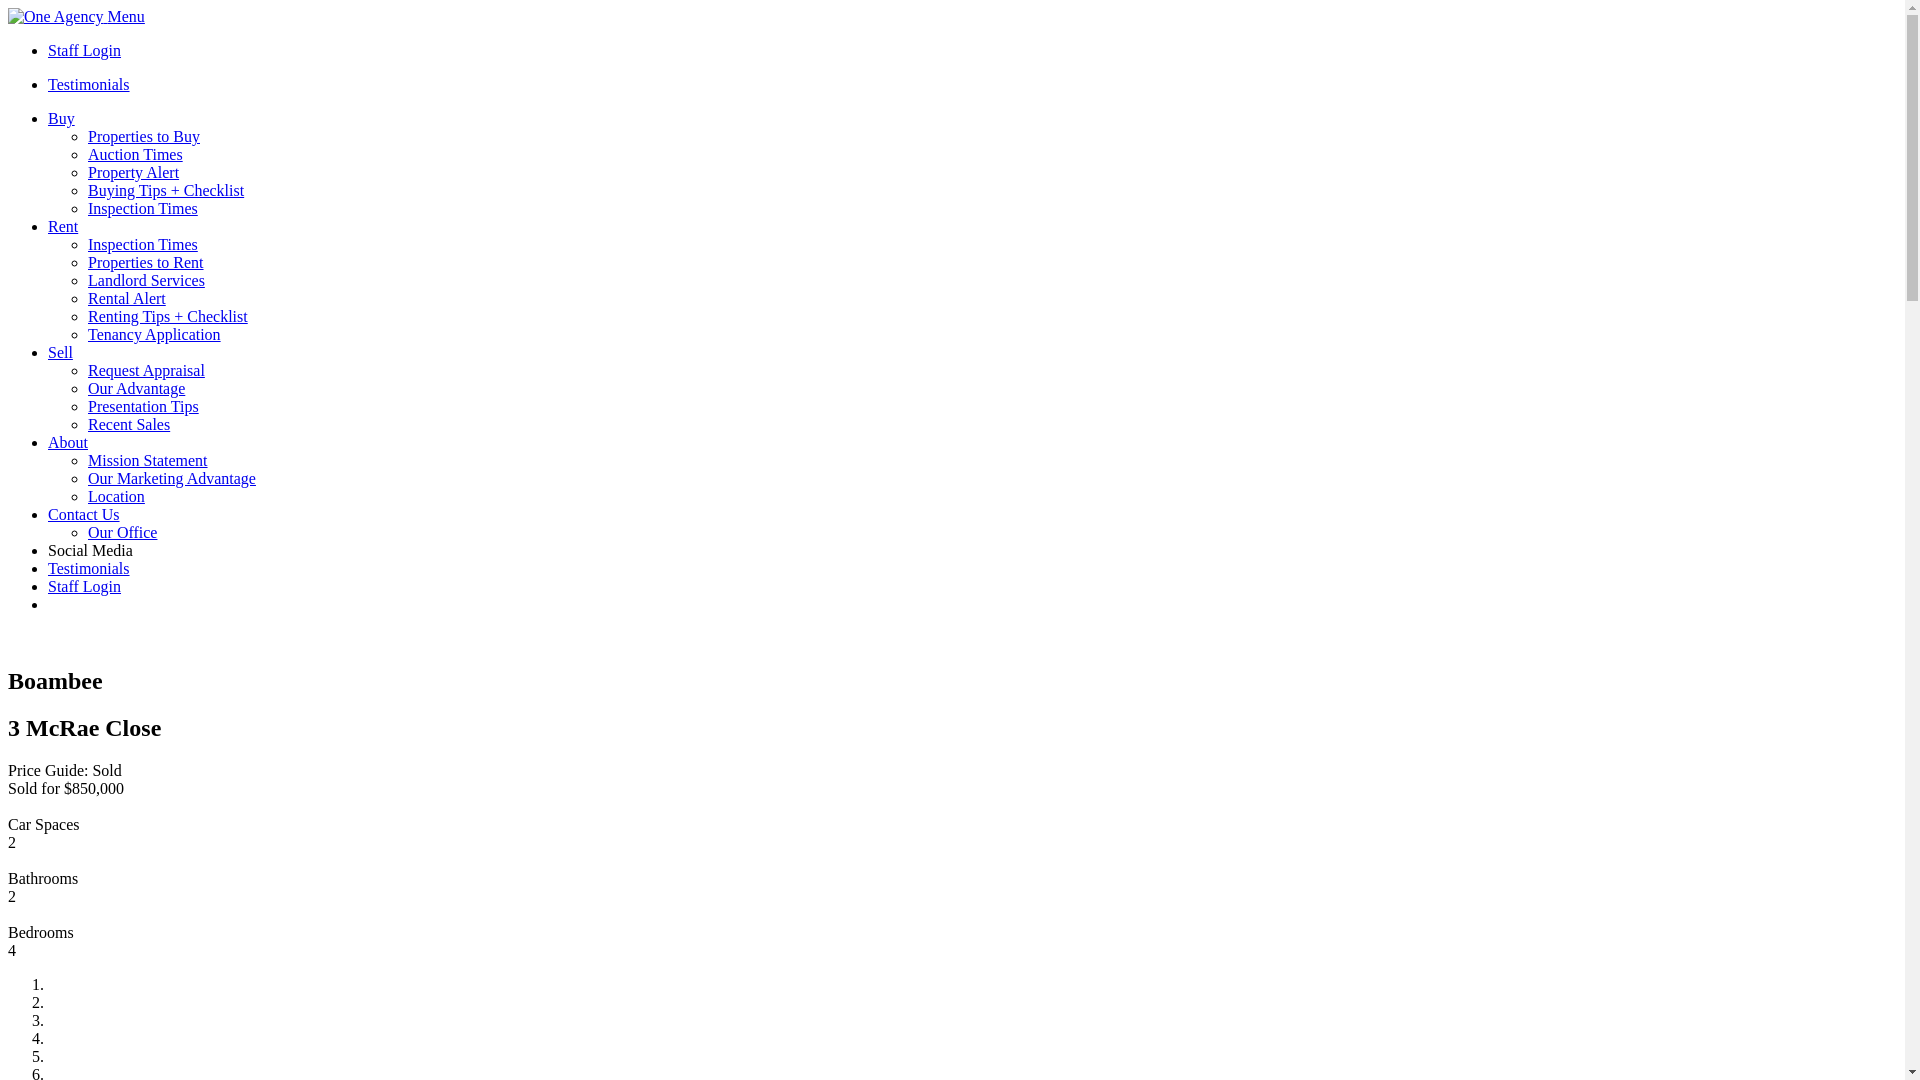 The width and height of the screenshot is (1920, 1080). I want to click on 'Inspection Times', so click(142, 208).